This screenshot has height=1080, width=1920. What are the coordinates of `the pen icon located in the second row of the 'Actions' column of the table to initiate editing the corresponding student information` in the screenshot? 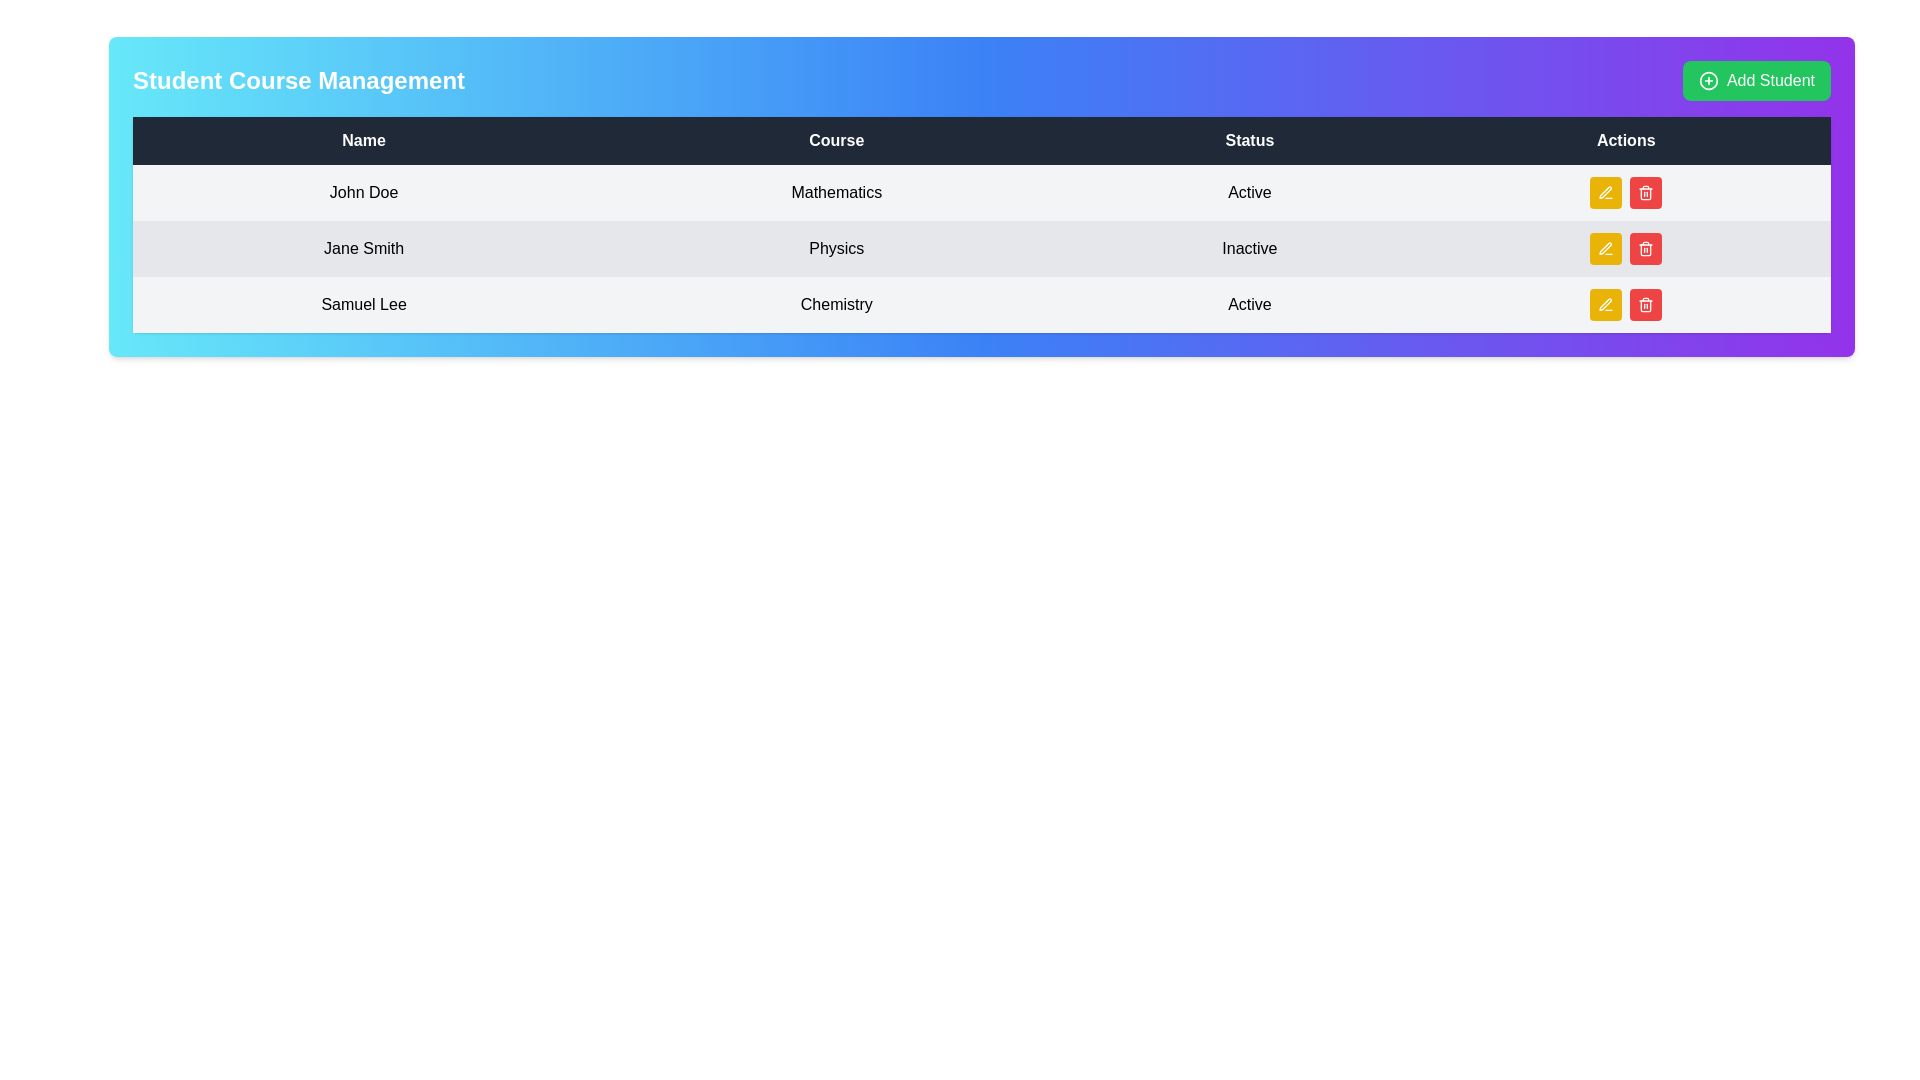 It's located at (1605, 247).